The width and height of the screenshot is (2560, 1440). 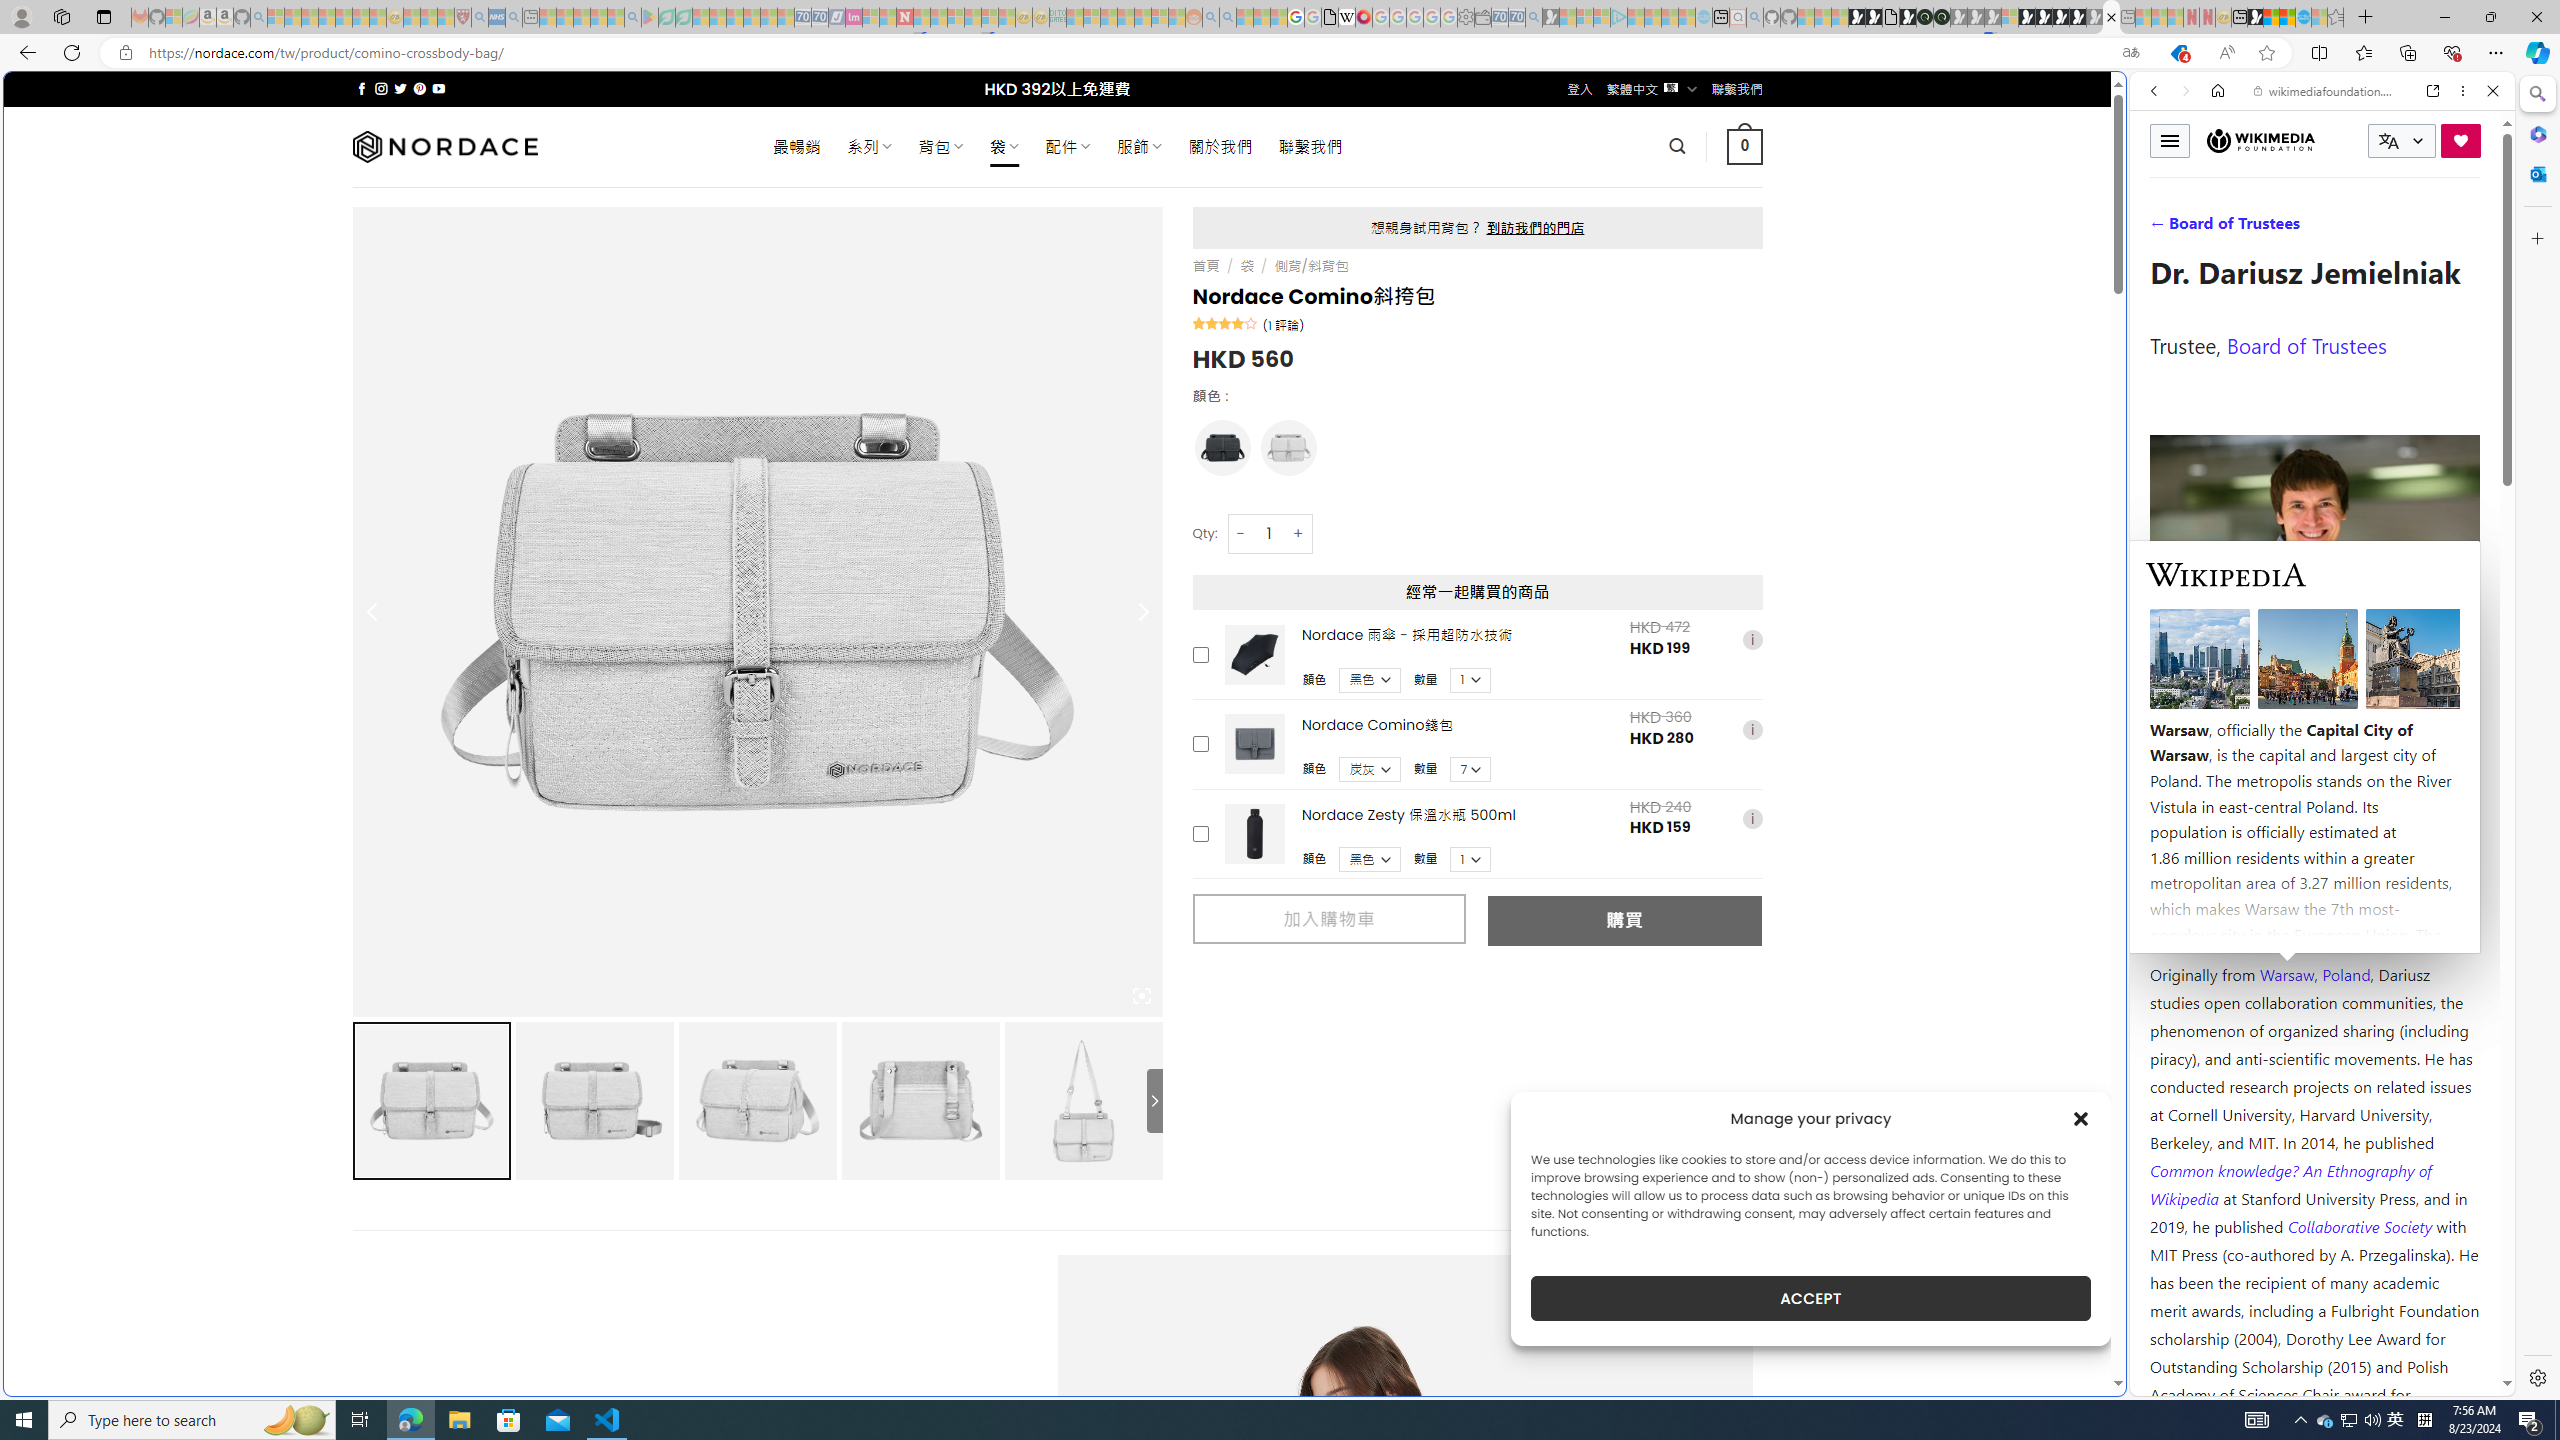 I want to click on 'utah sues federal government - Search', so click(x=1622, y=683).